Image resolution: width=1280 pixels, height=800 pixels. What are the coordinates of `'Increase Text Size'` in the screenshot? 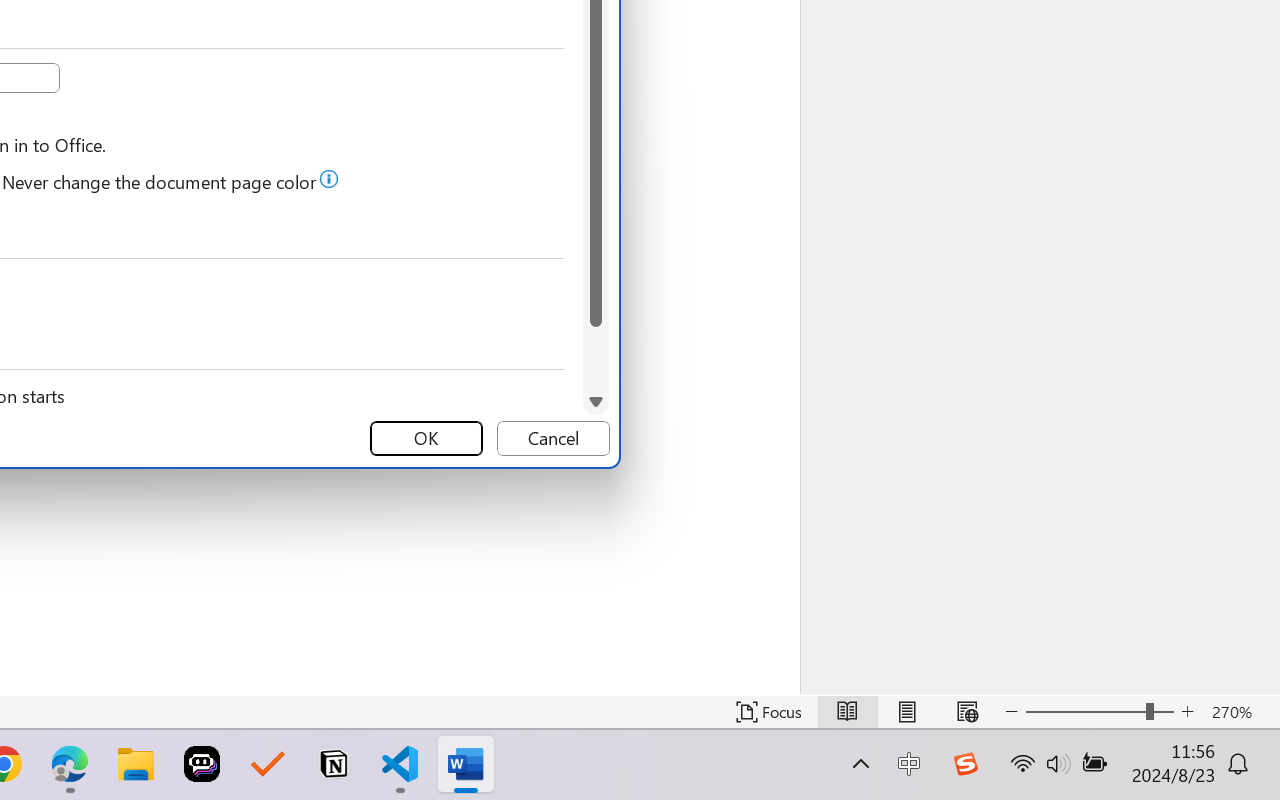 It's located at (1187, 711).